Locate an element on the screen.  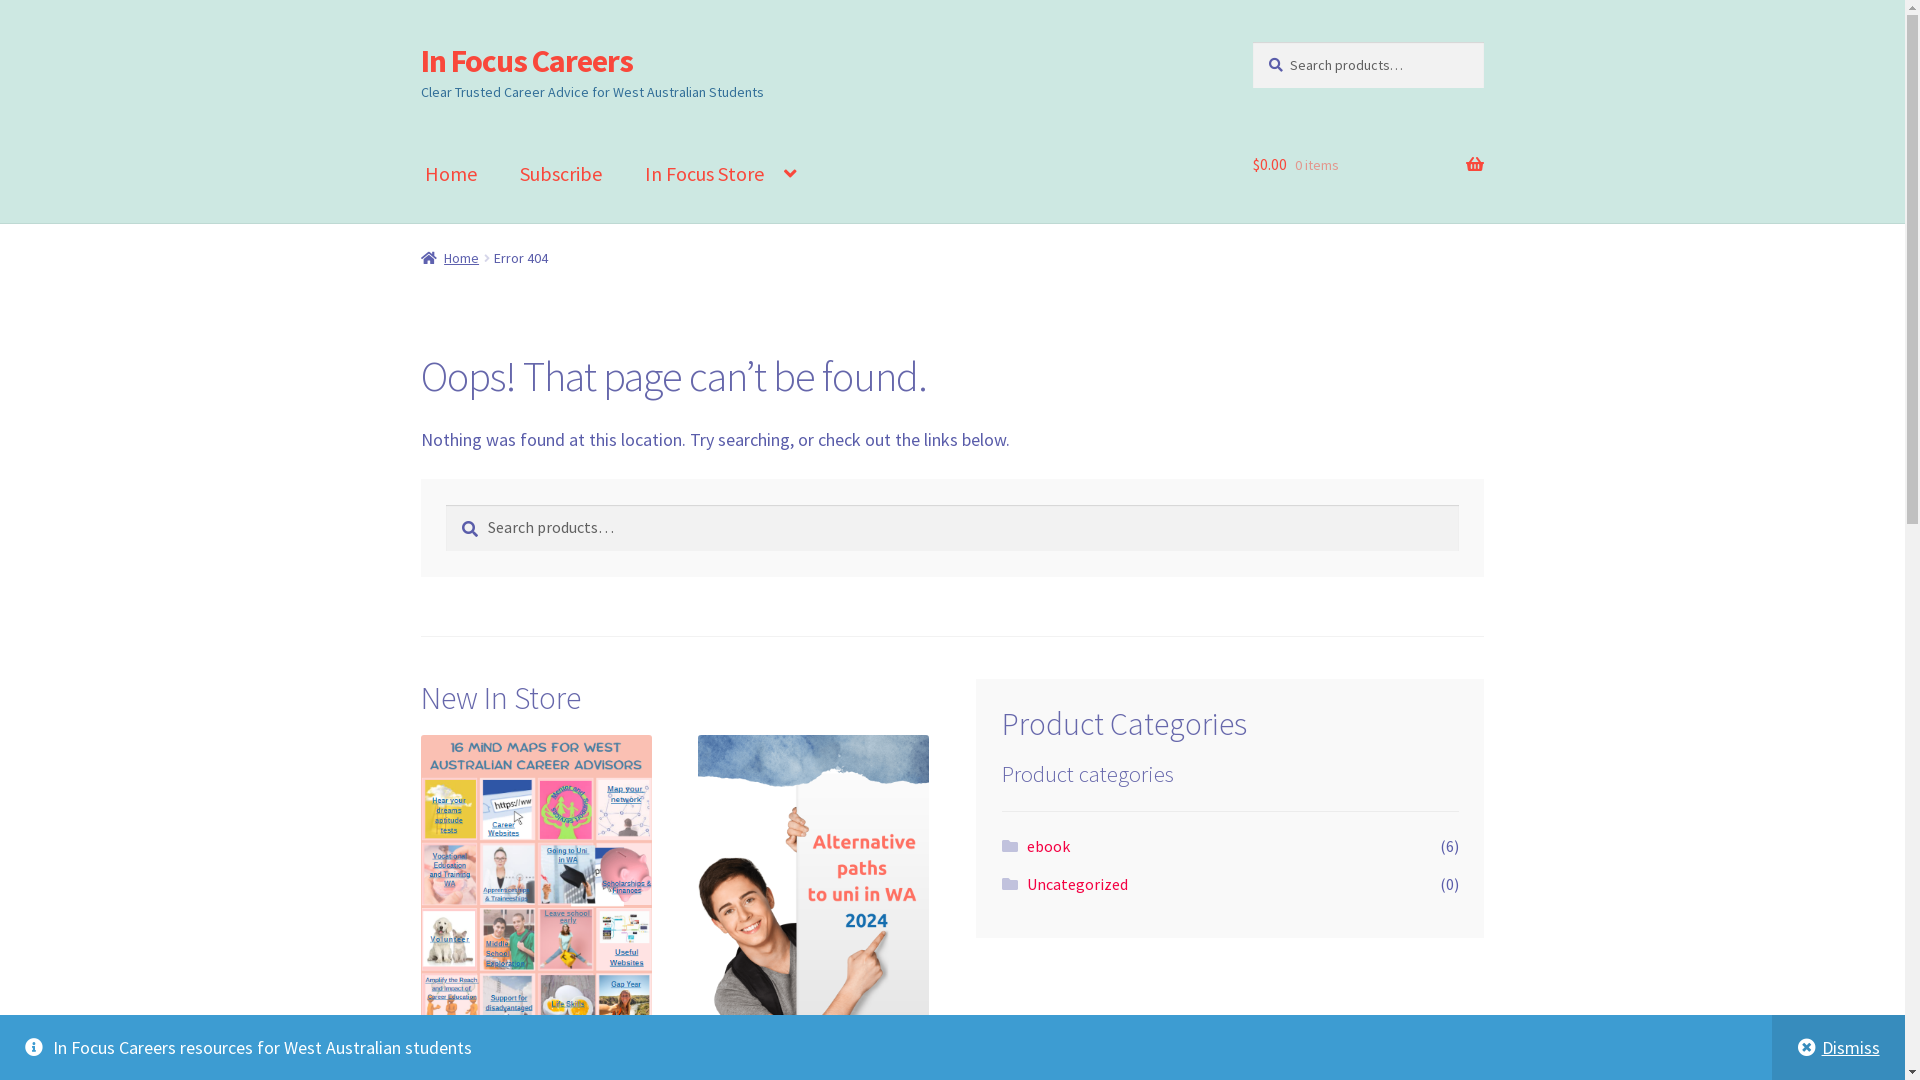
'In Focus Careers' is located at coordinates (420, 60).